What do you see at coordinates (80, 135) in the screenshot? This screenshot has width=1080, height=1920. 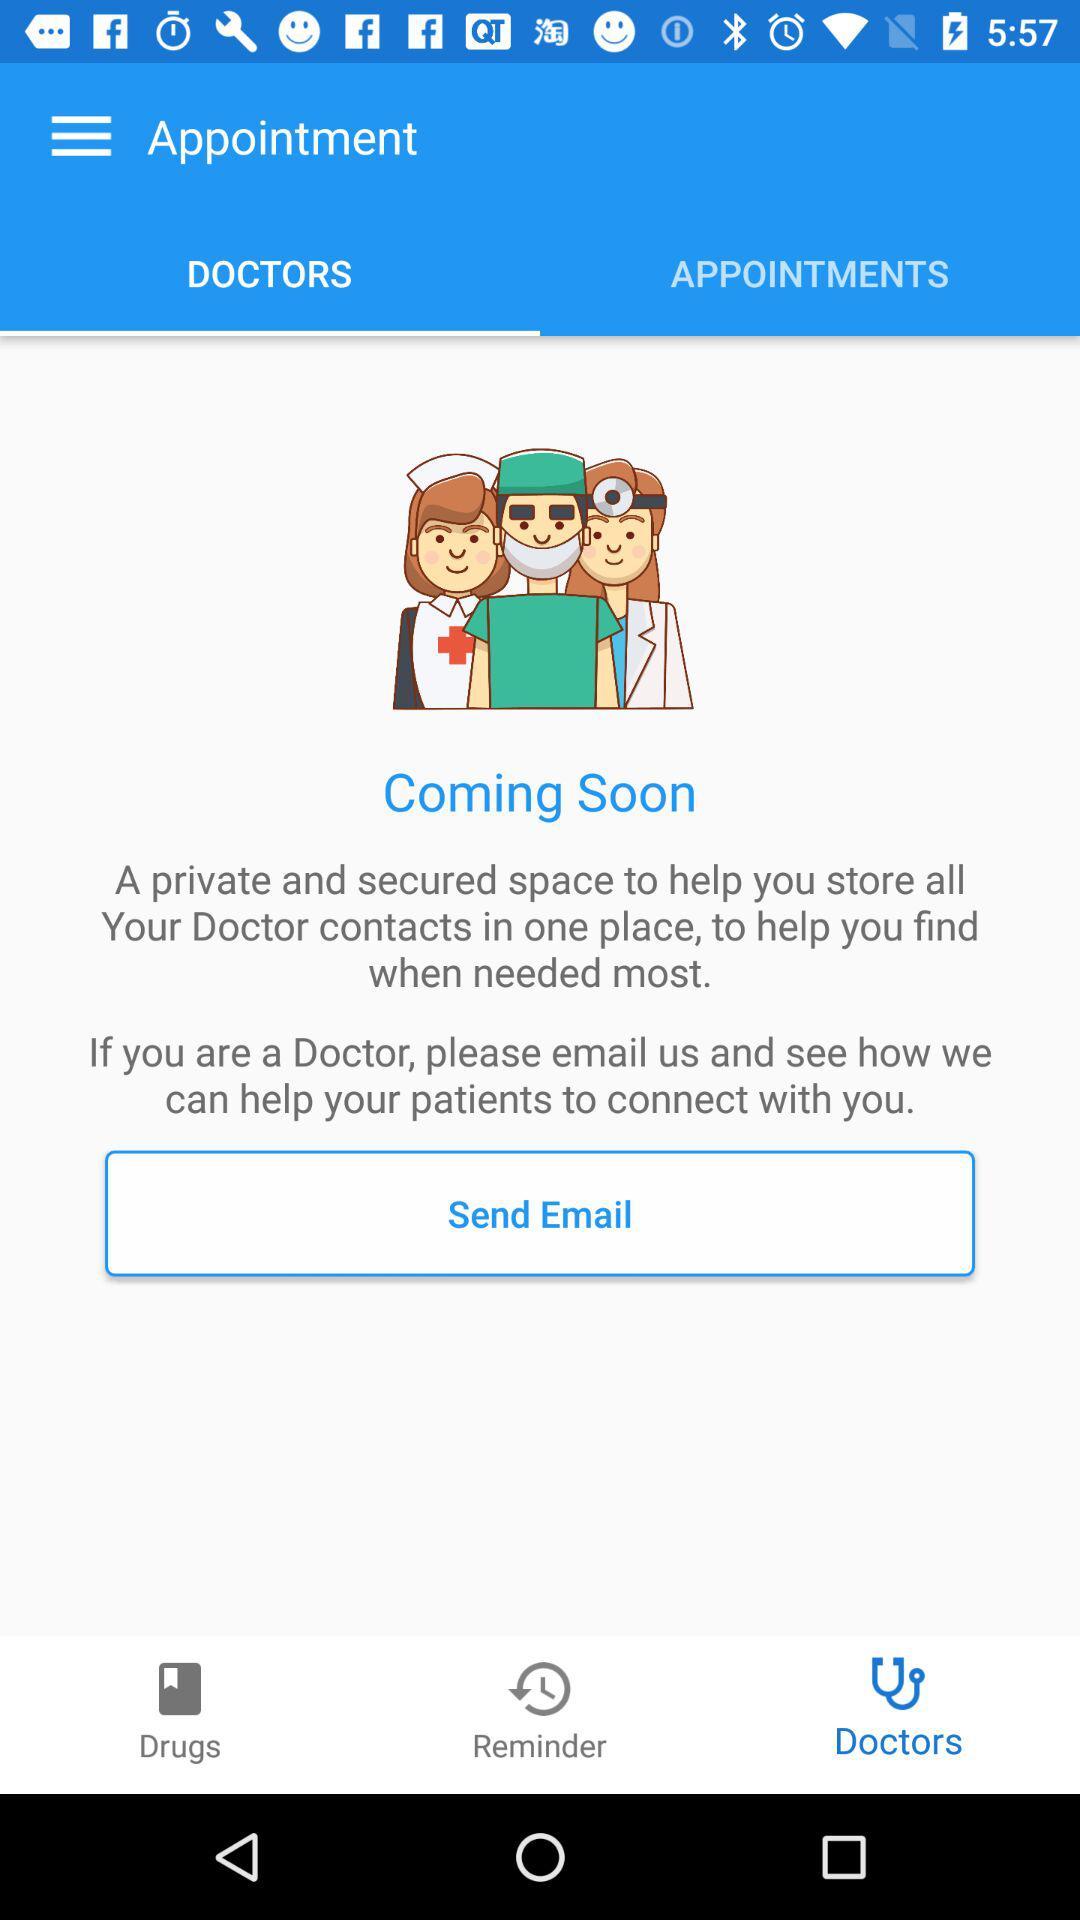 I see `icon to the left of appointment icon` at bounding box center [80, 135].